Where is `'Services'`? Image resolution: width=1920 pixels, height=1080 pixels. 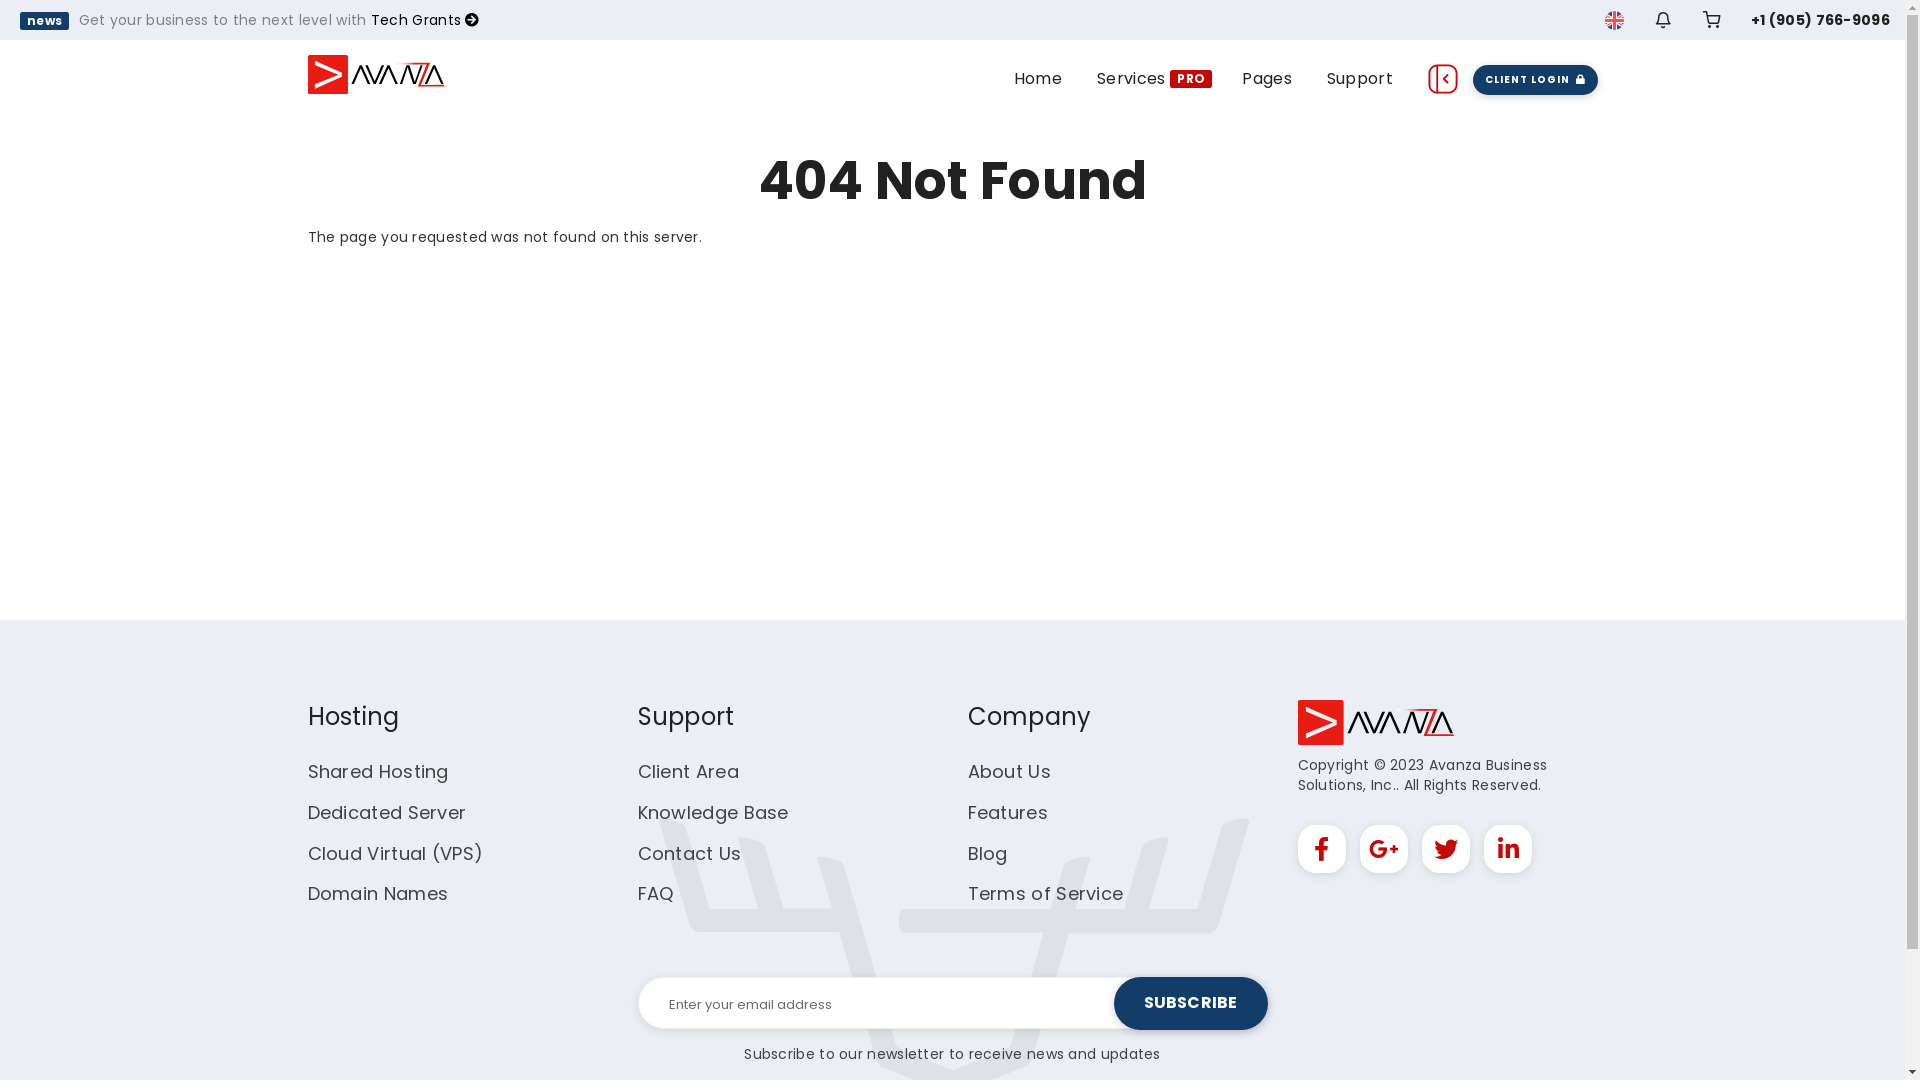 'Services' is located at coordinates (1131, 76).